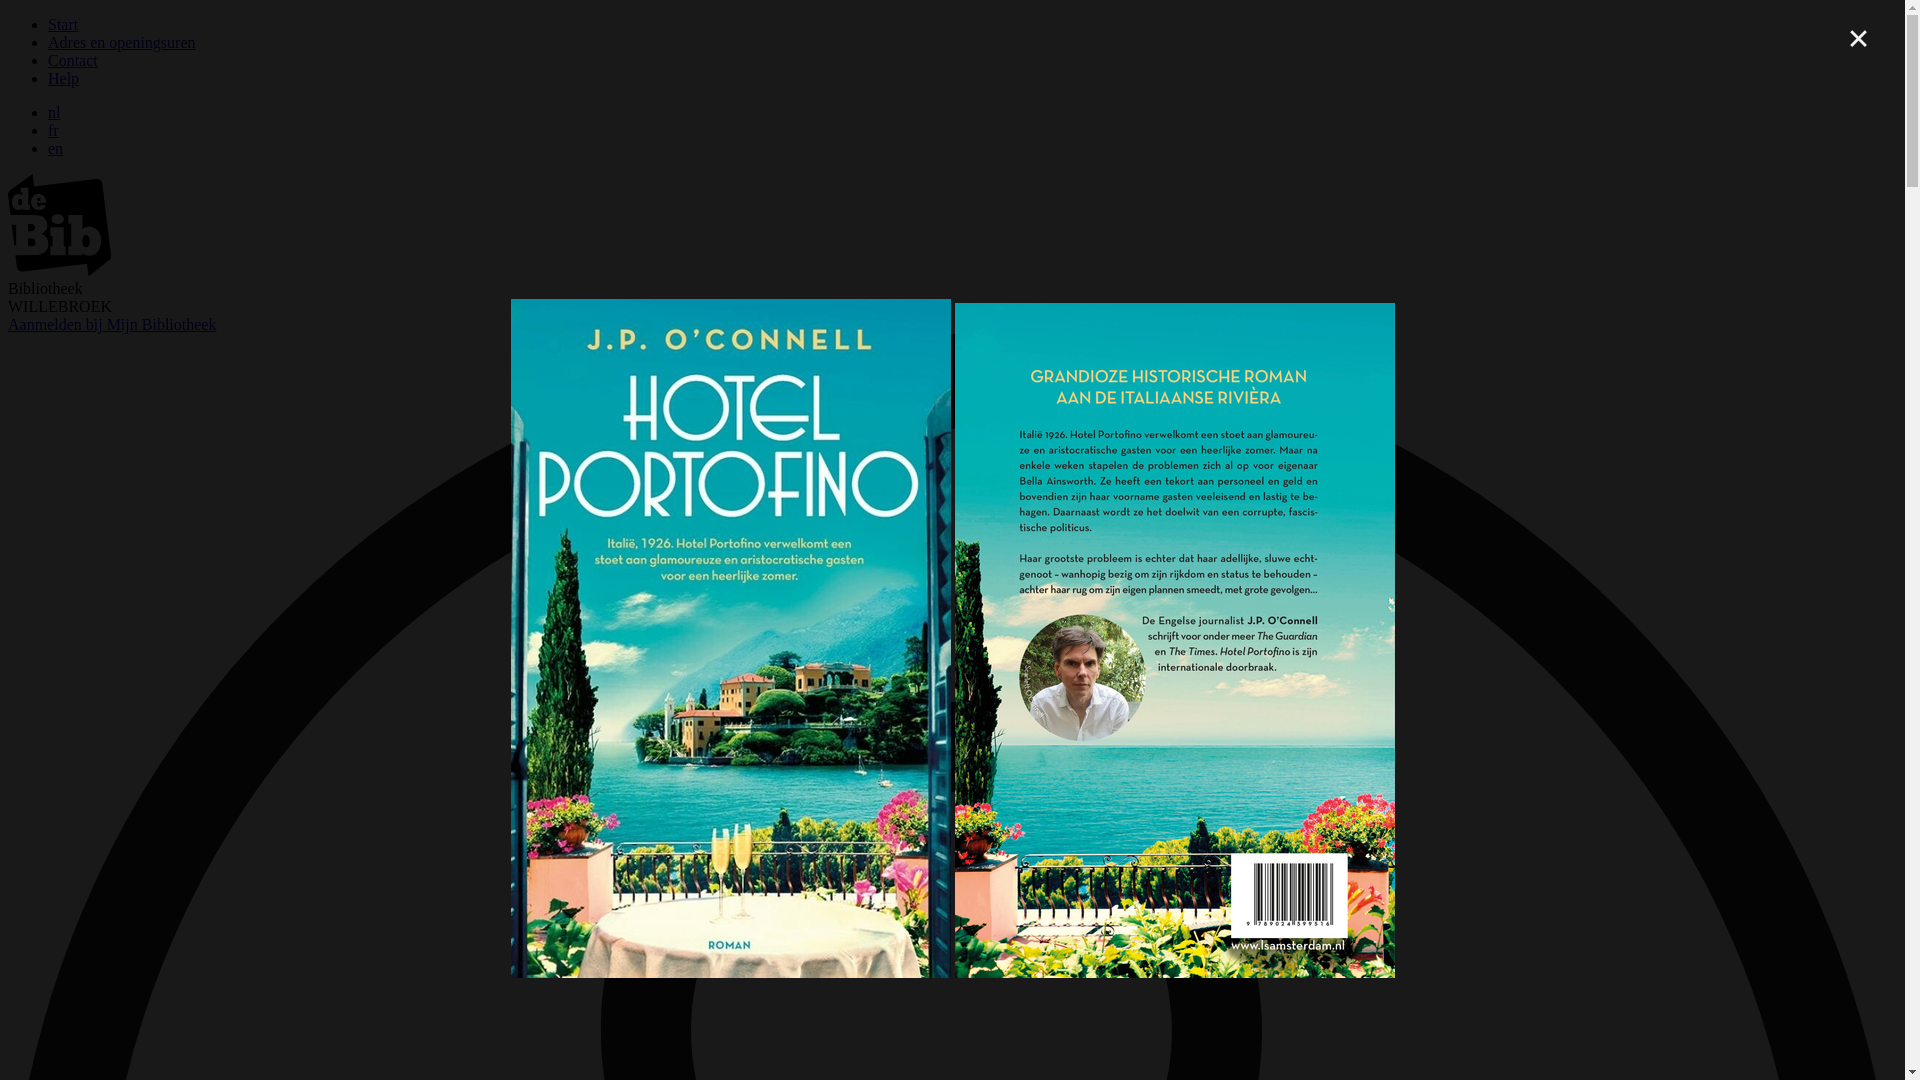 Image resolution: width=1920 pixels, height=1080 pixels. I want to click on 'Start', so click(48, 24).